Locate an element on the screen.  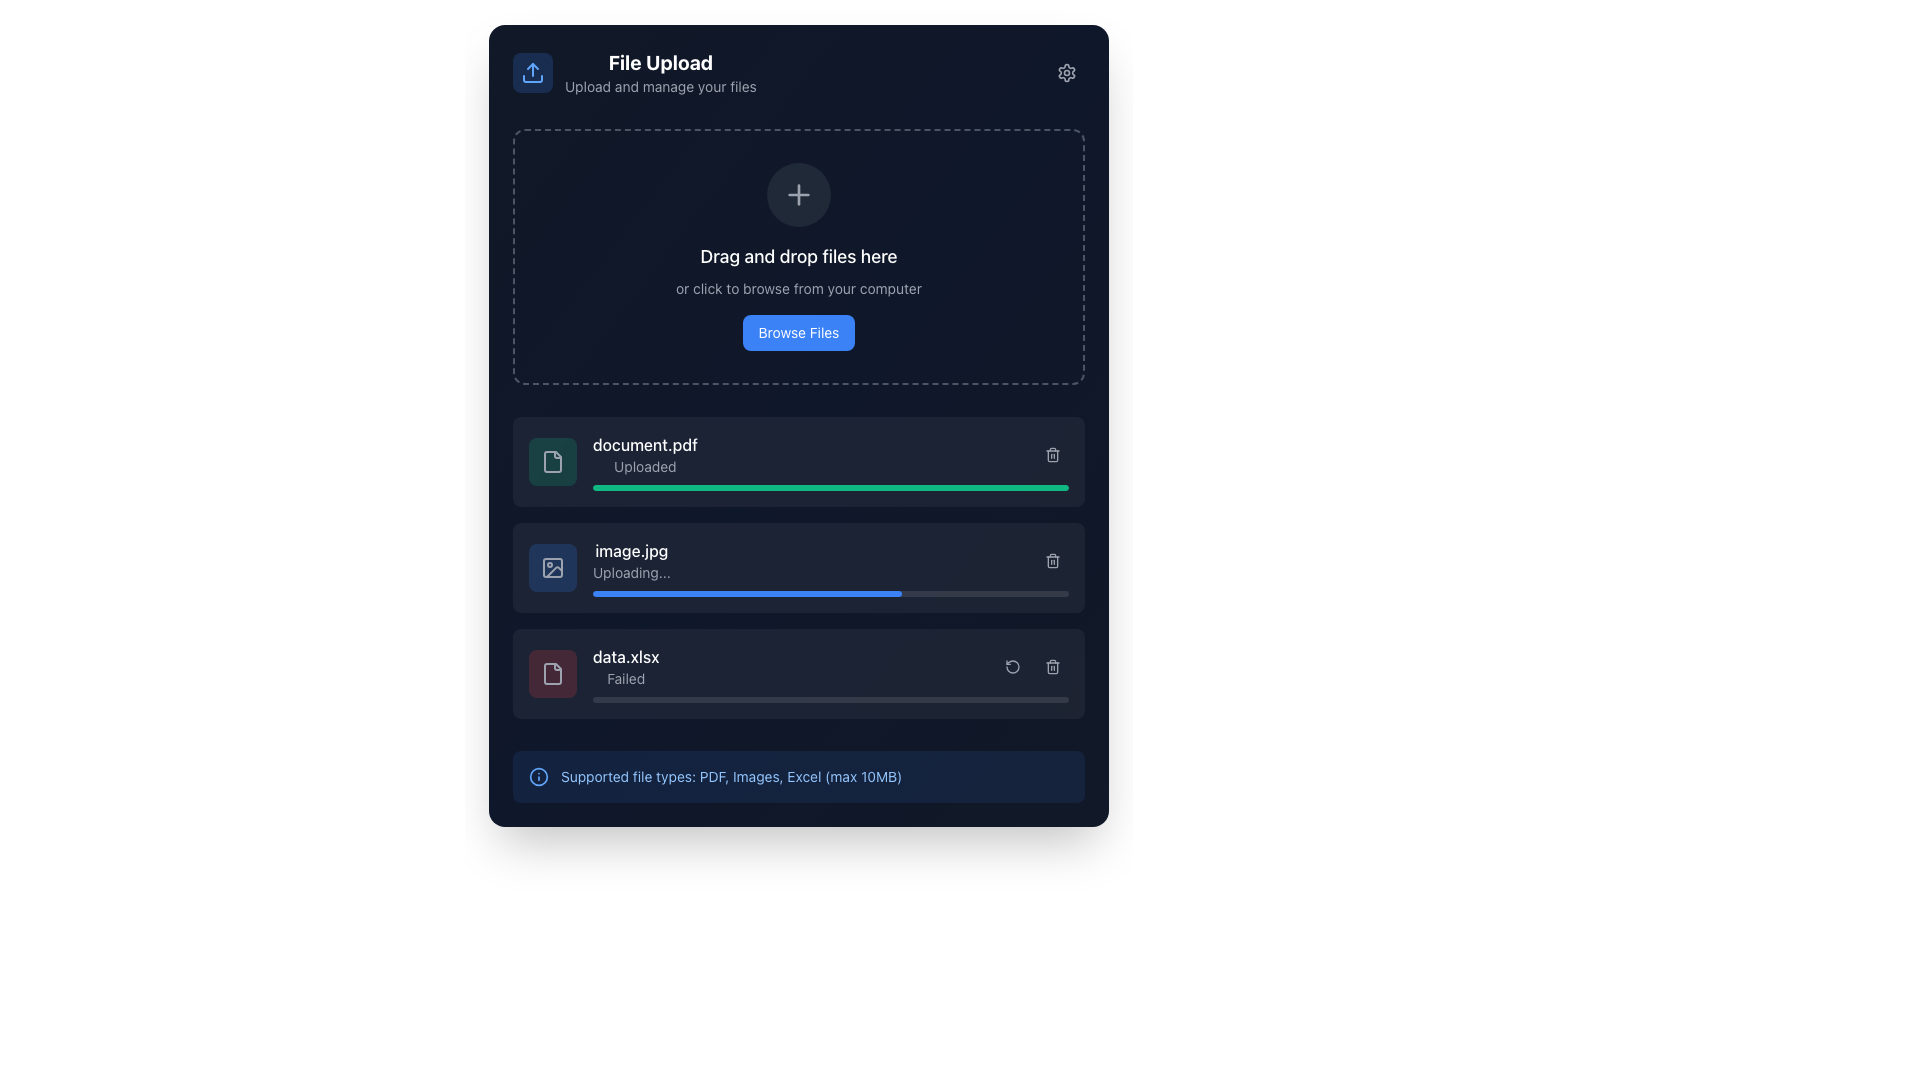
file name 'image.jpg' and its status 'Uploading...' from the file upload information block displaying the progress of the upload is located at coordinates (830, 567).